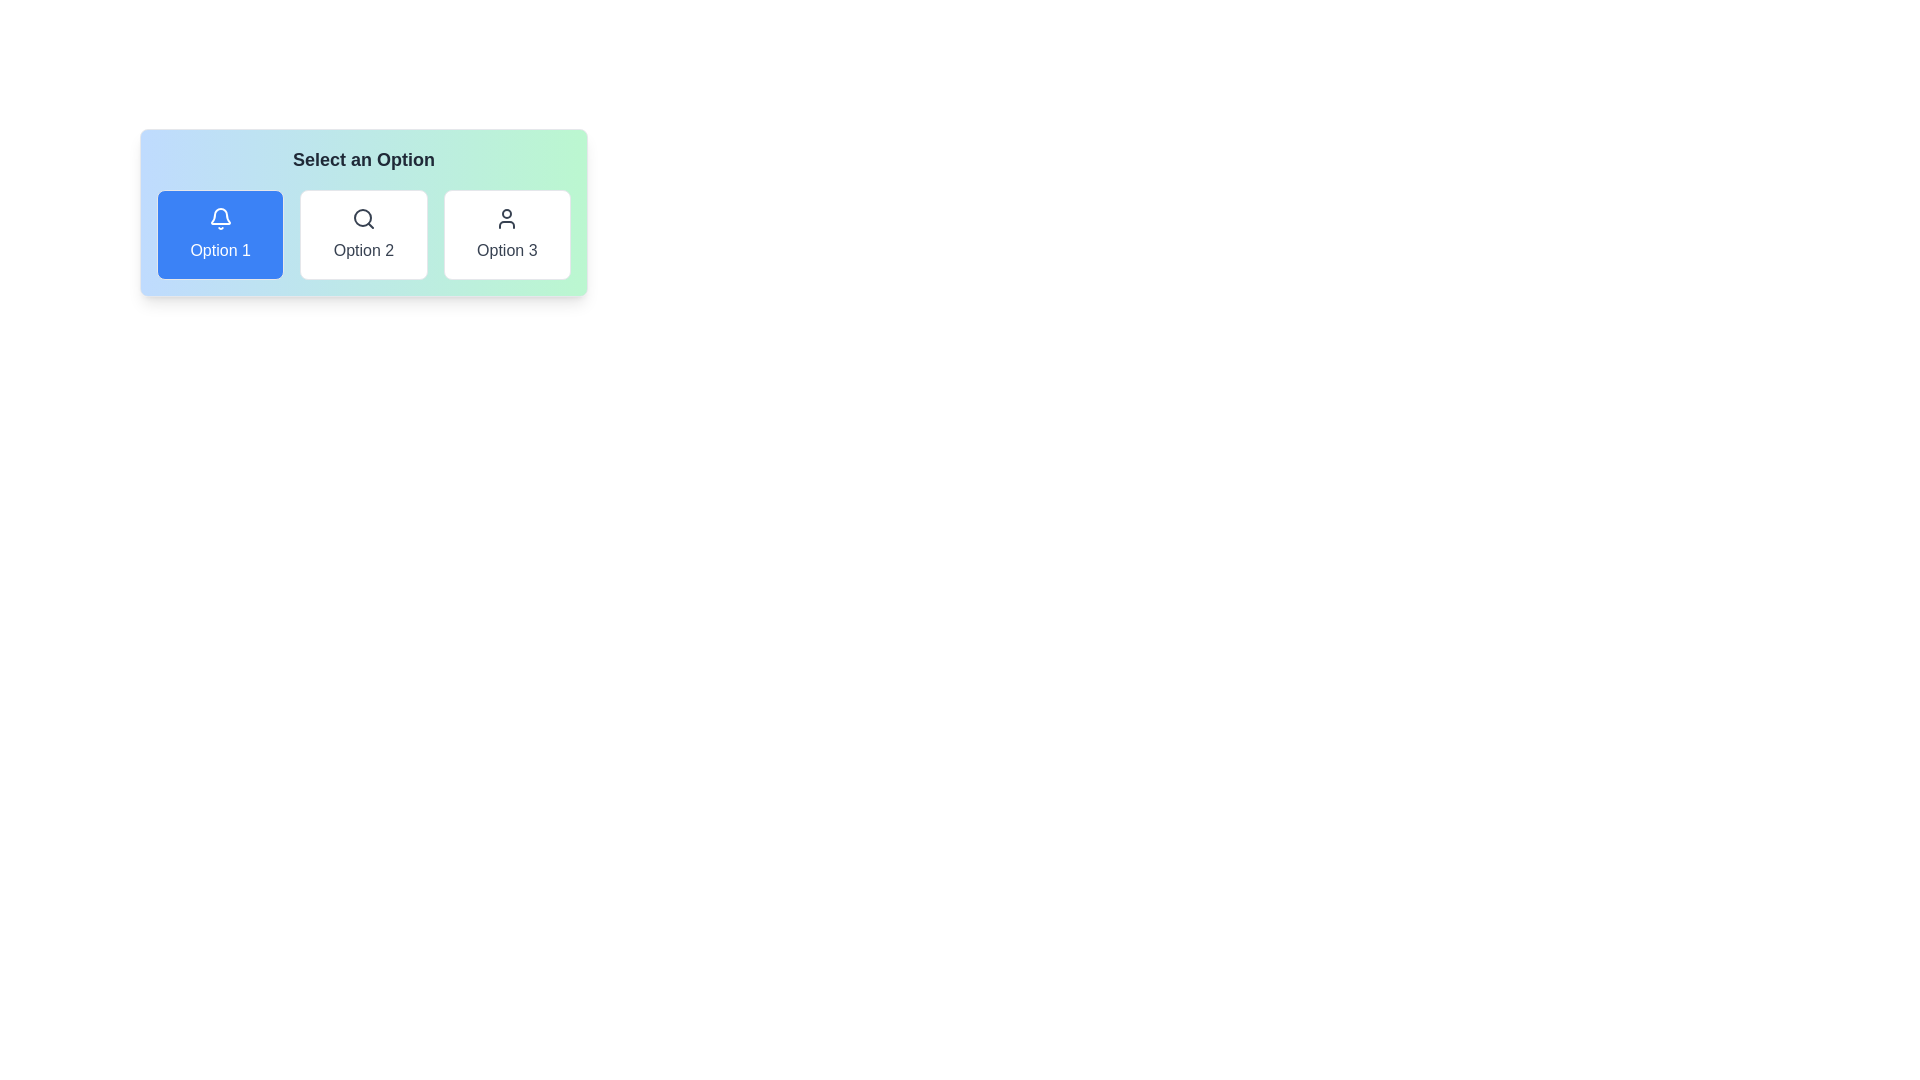 The image size is (1920, 1080). Describe the element at coordinates (507, 249) in the screenshot. I see `the Text Label displaying 'Option 3' located beneath the user icon in the rightmost selection card` at that location.